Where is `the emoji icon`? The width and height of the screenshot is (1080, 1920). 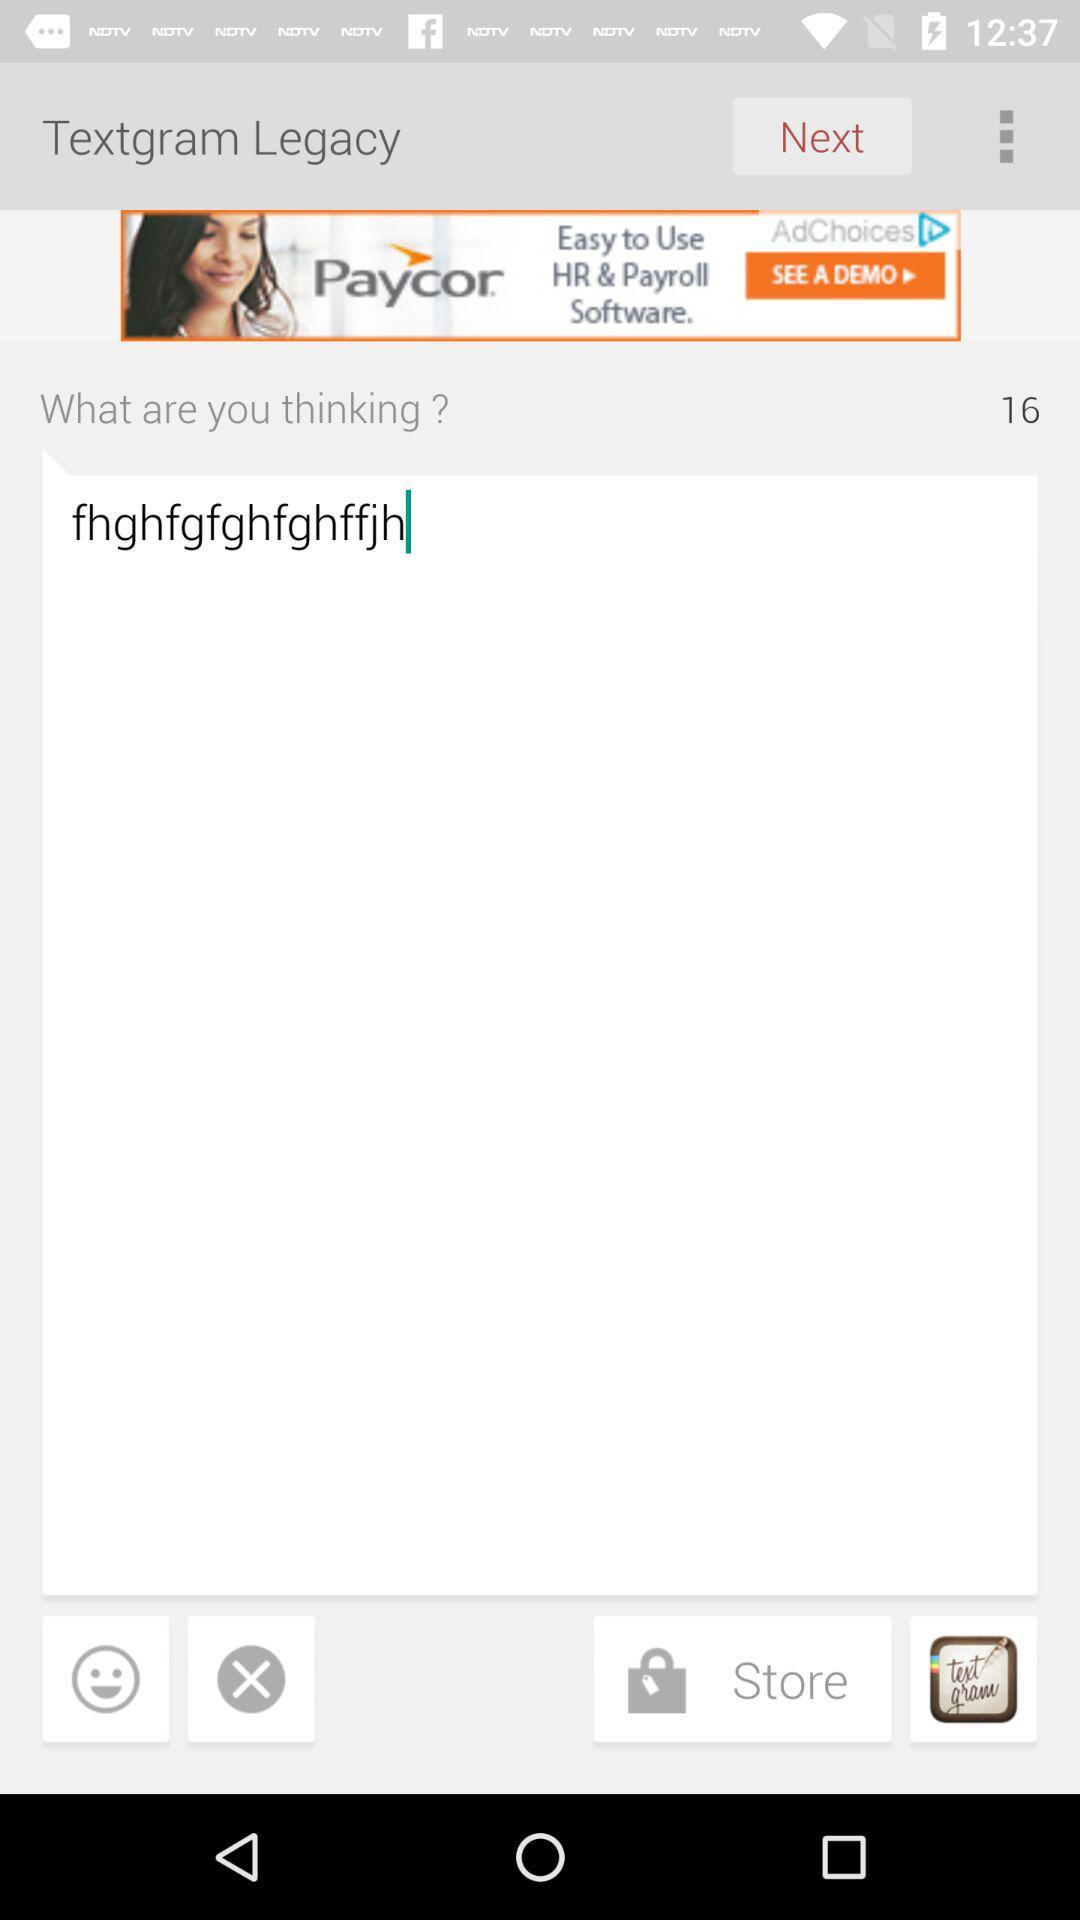 the emoji icon is located at coordinates (105, 1682).